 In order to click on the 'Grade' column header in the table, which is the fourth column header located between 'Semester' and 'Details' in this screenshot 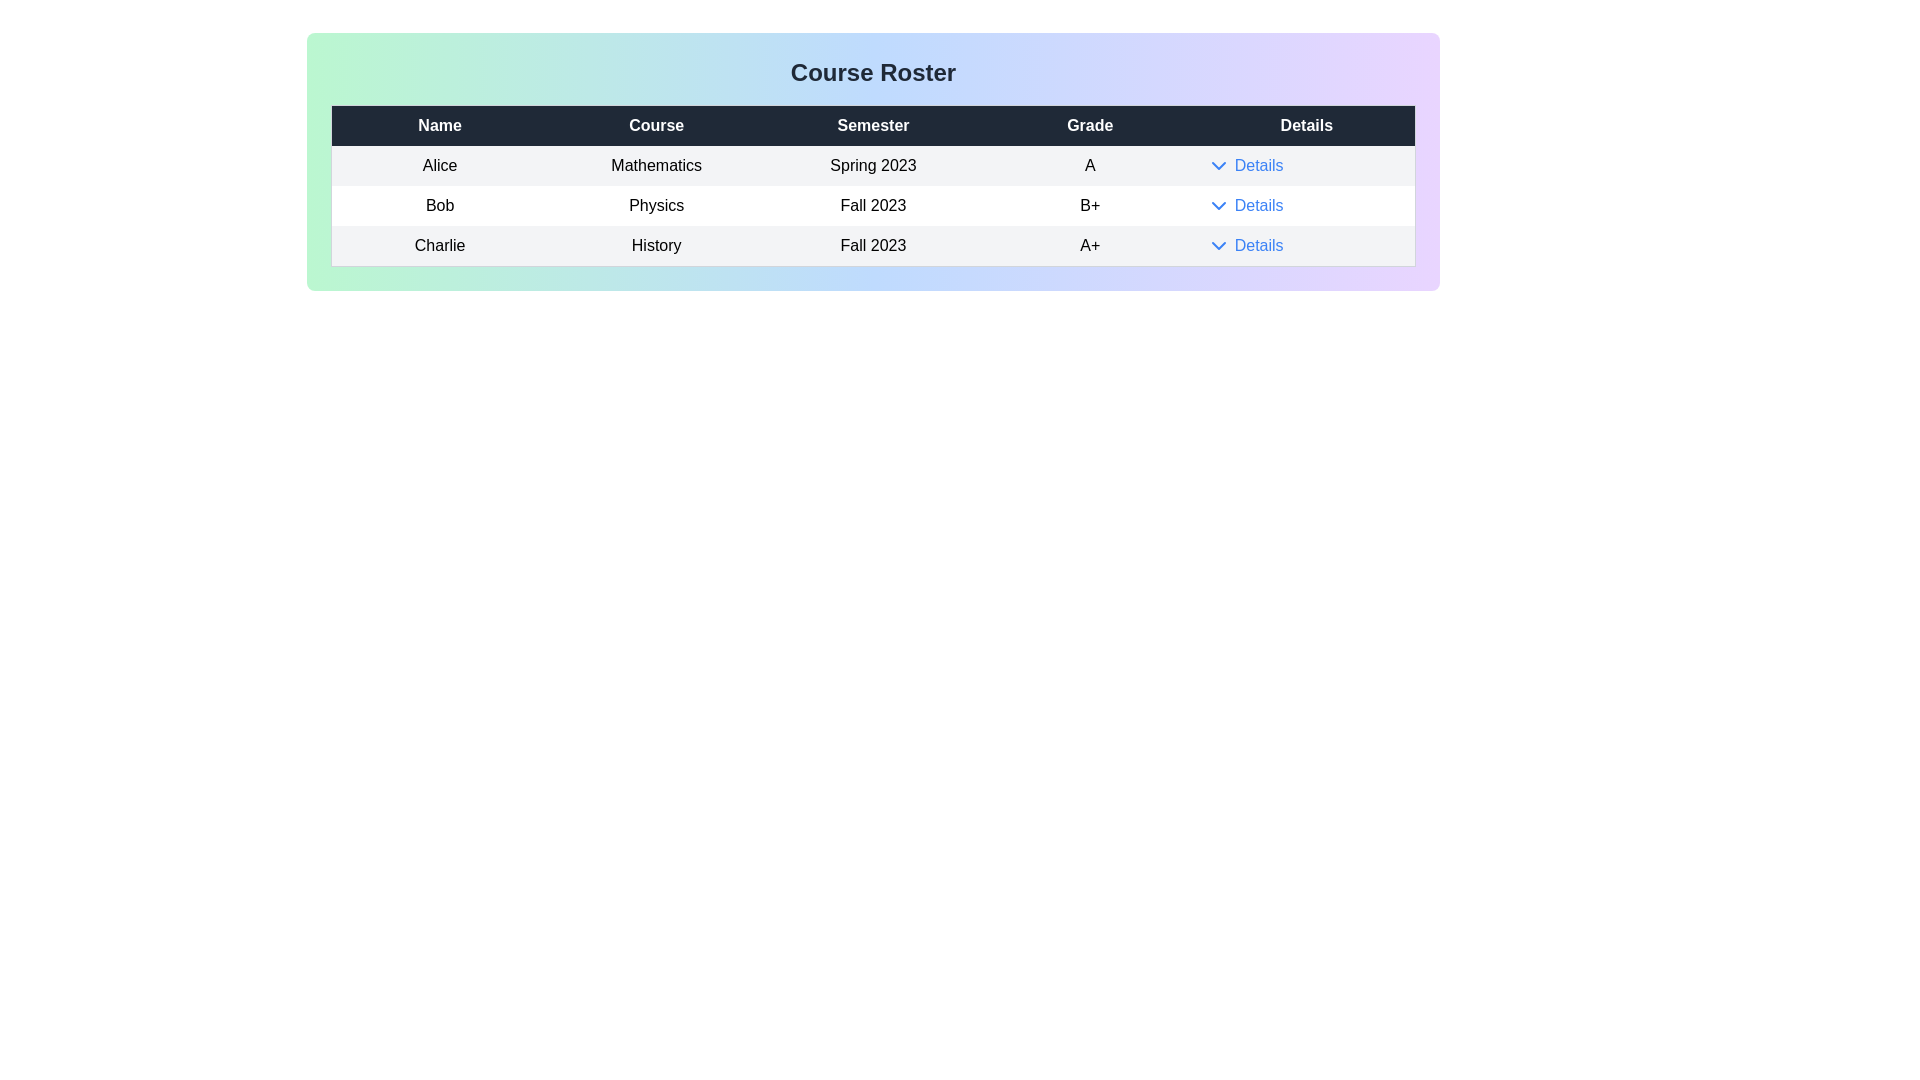, I will do `click(1089, 125)`.